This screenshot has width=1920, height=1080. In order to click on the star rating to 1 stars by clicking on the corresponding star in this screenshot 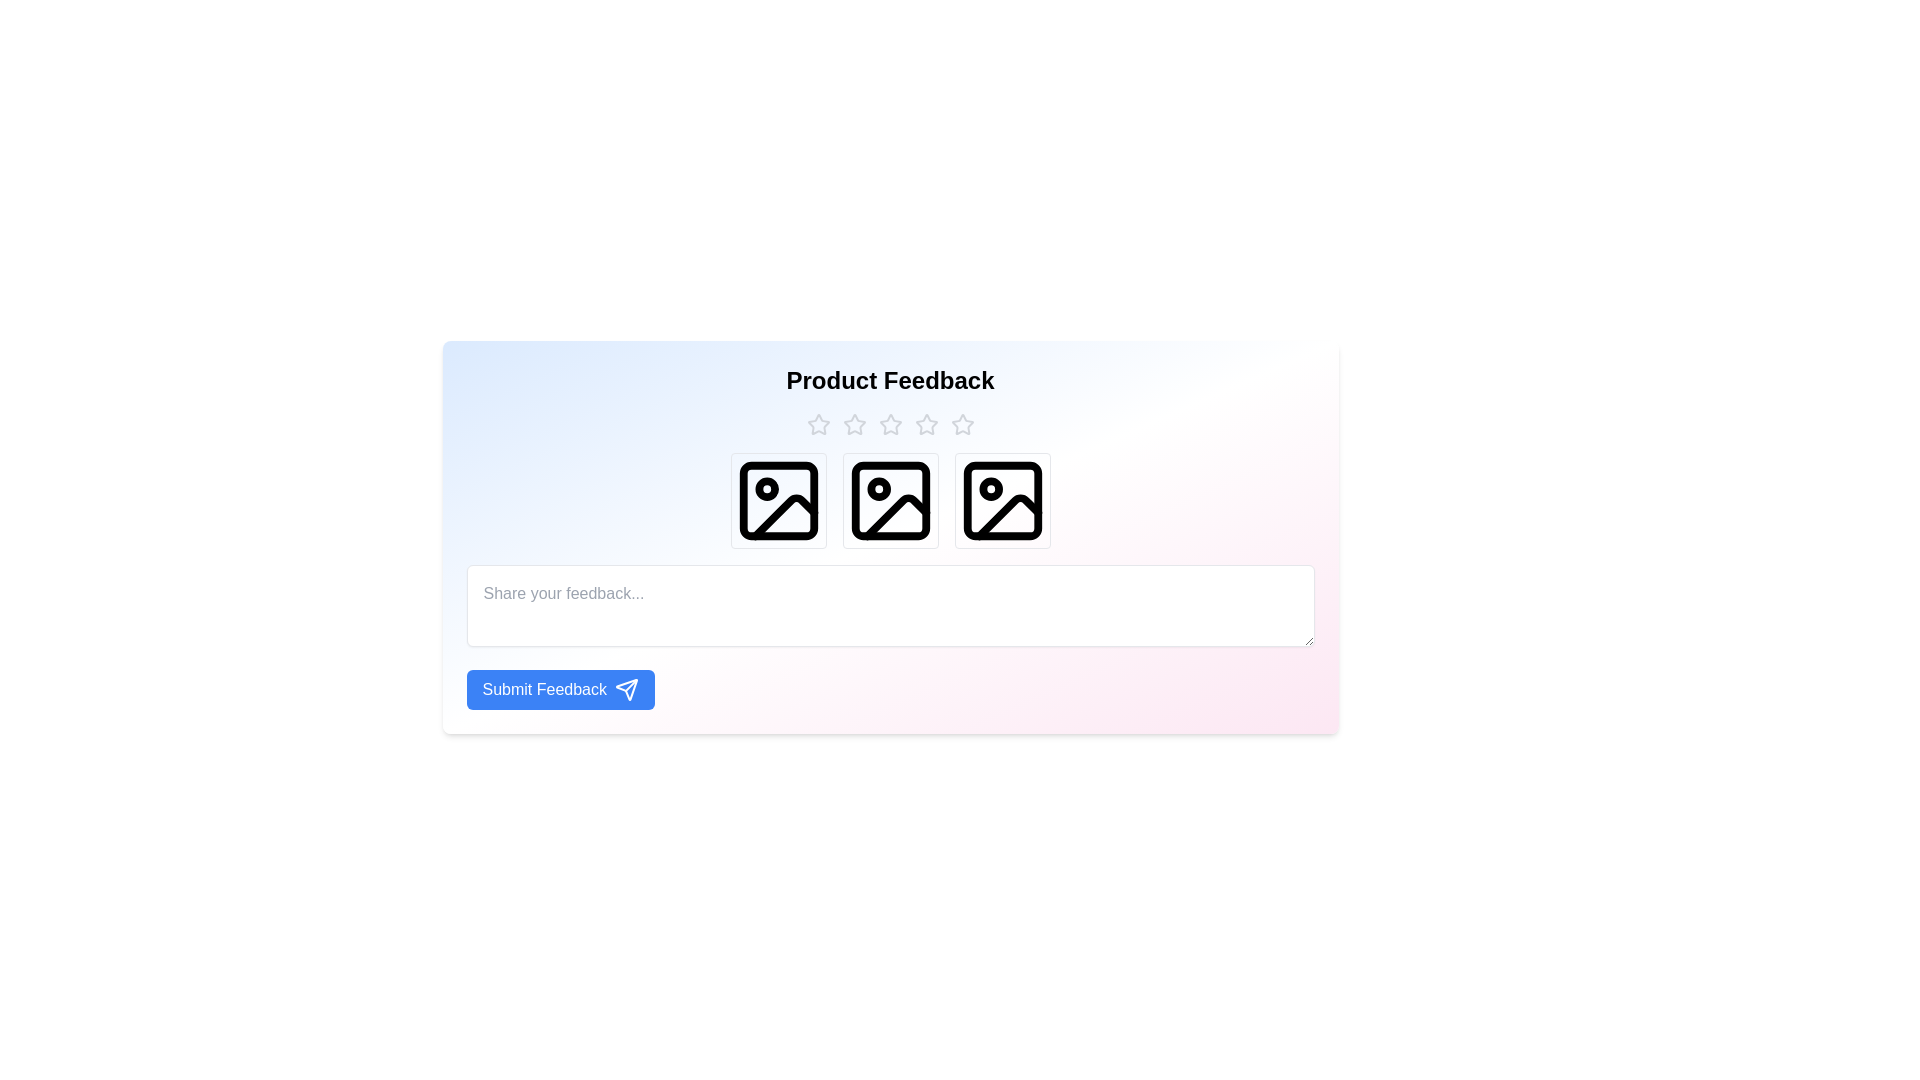, I will do `click(818, 423)`.